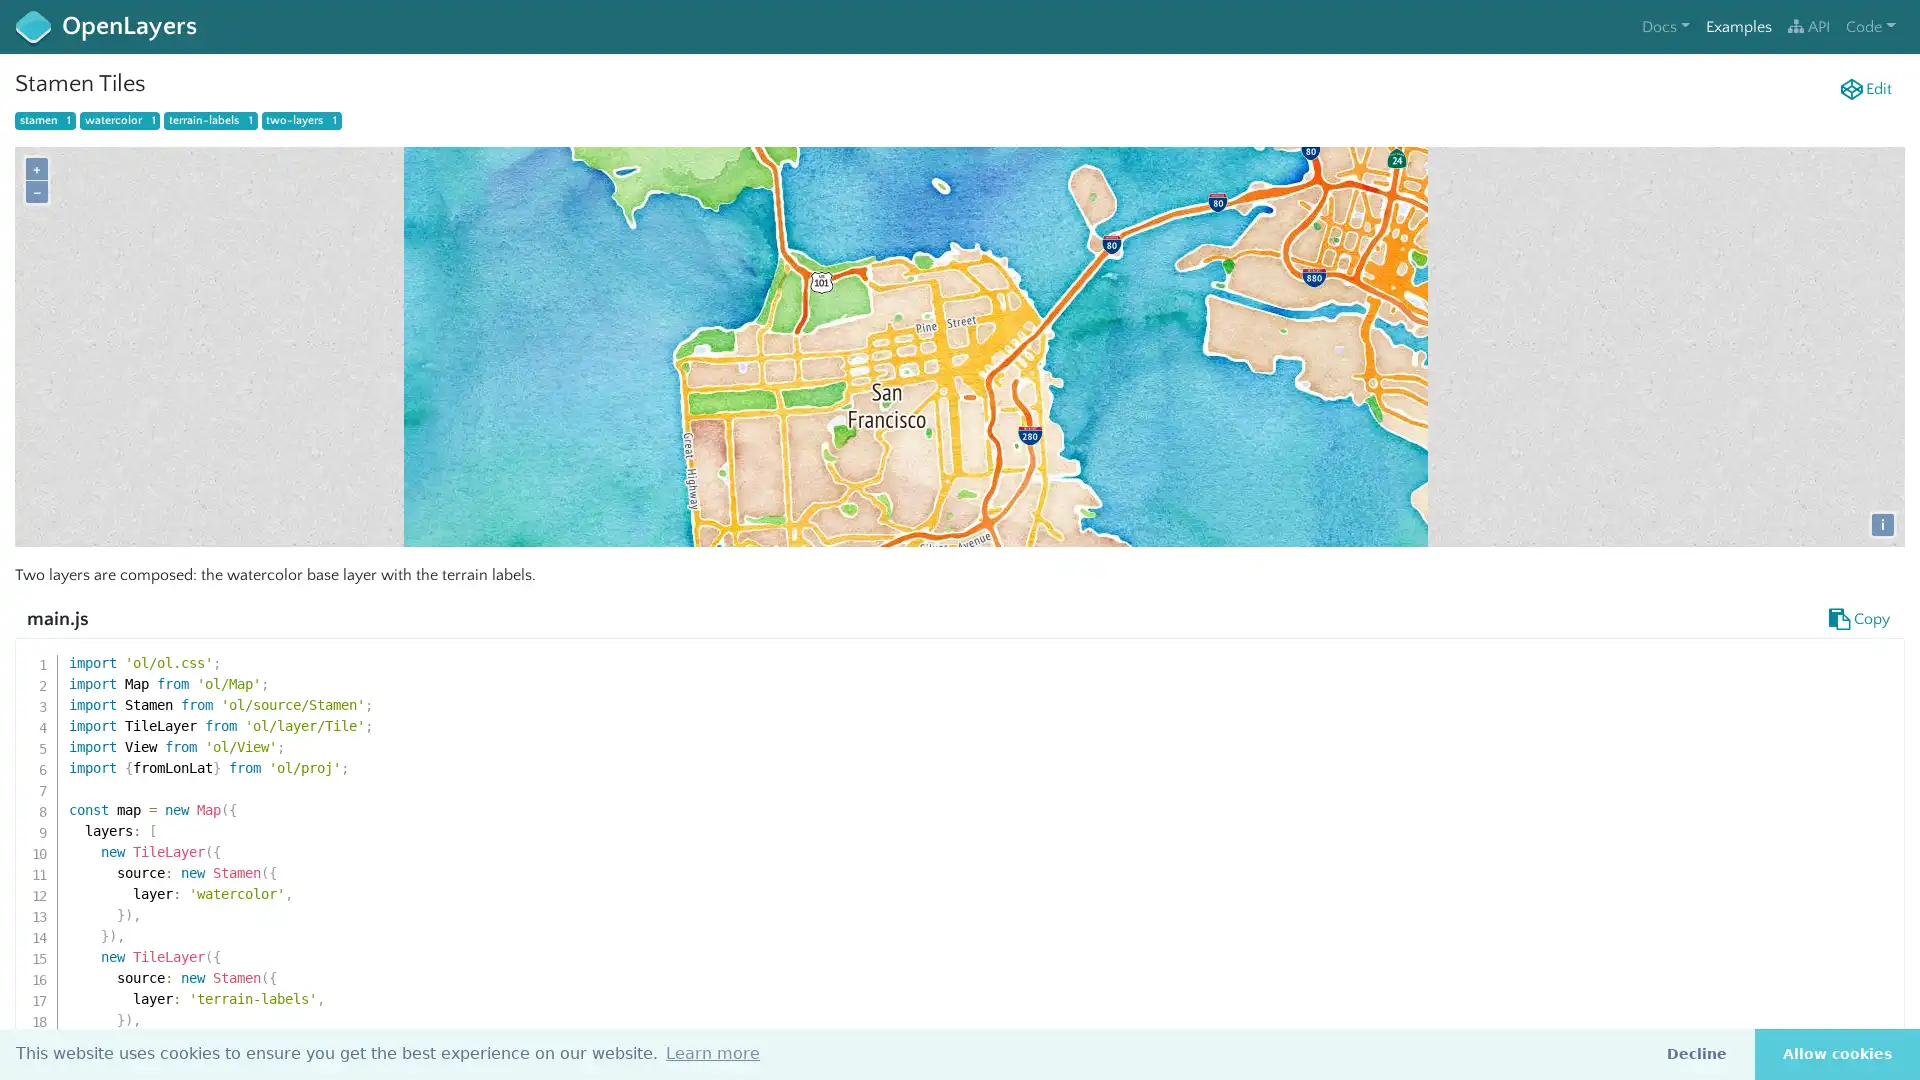  What do you see at coordinates (1857, 616) in the screenshot?
I see `Copy` at bounding box center [1857, 616].